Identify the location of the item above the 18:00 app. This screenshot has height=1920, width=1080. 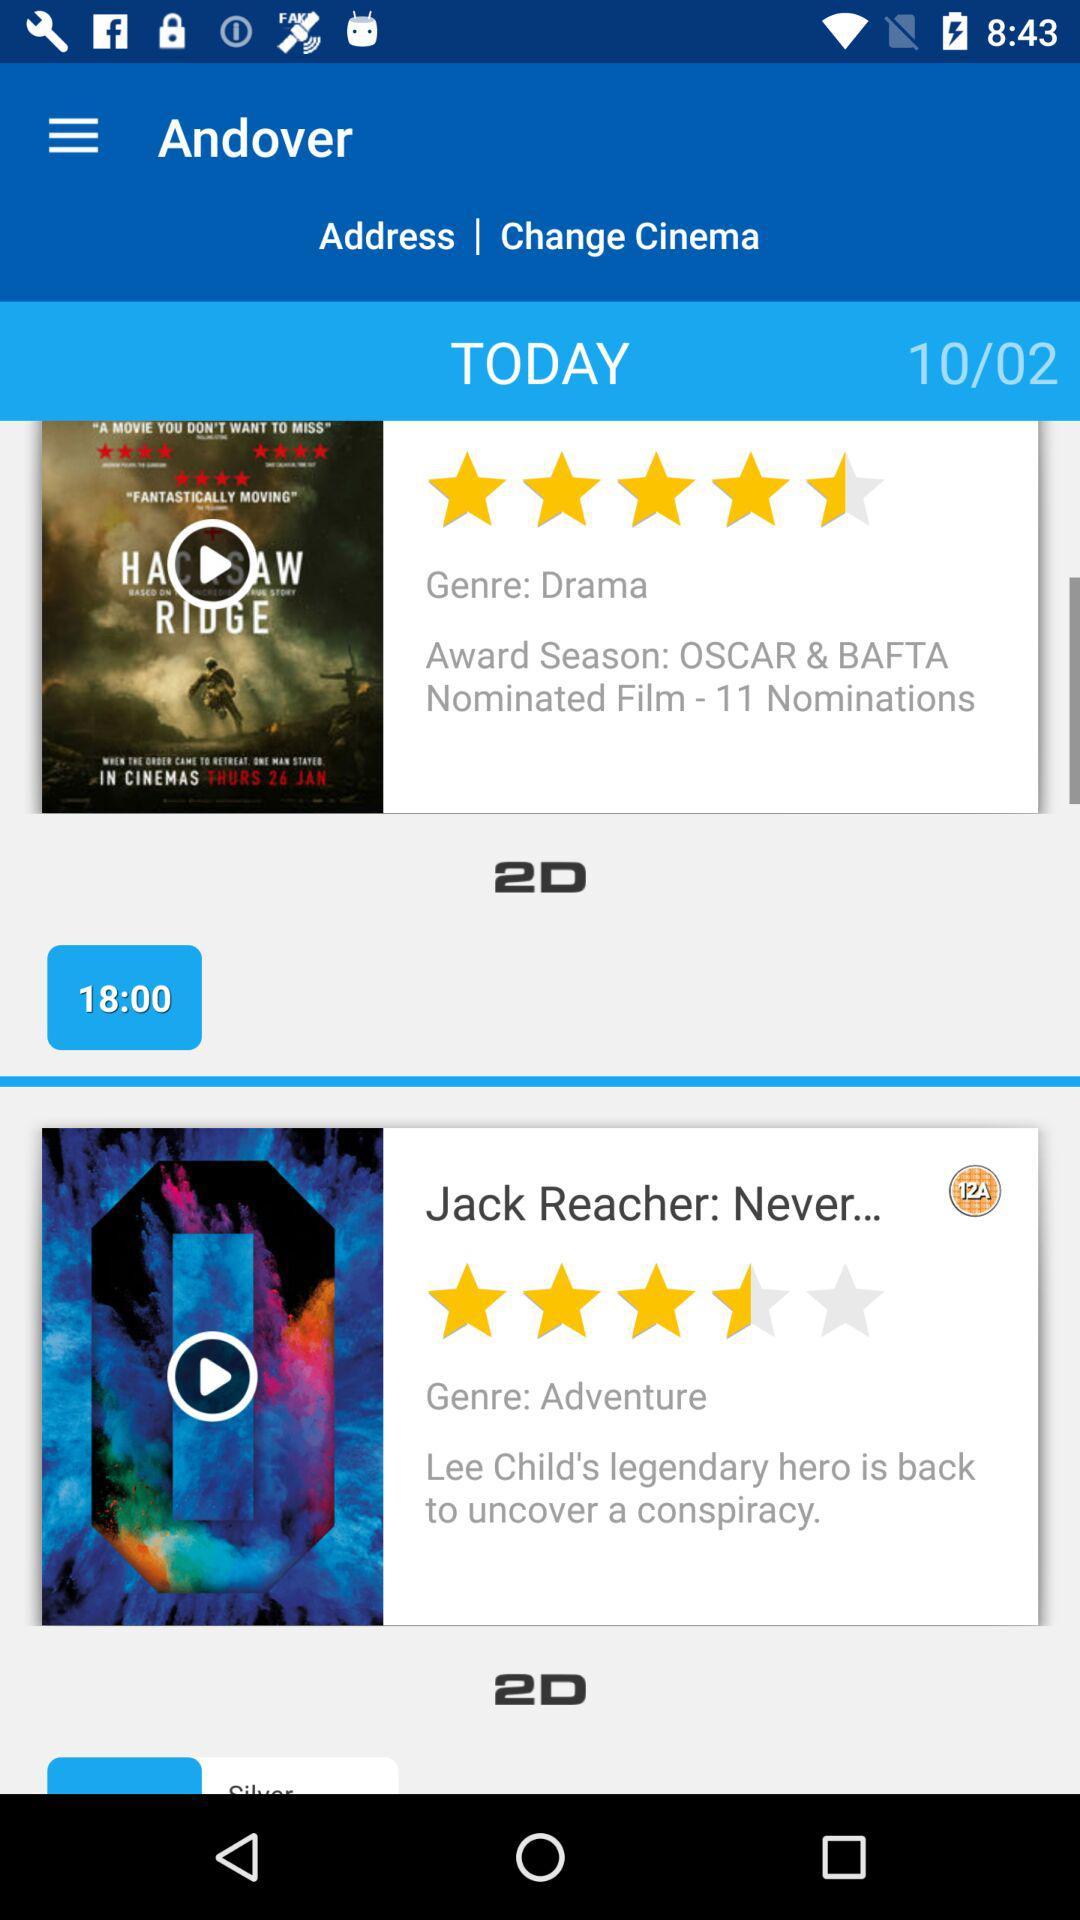
(540, 876).